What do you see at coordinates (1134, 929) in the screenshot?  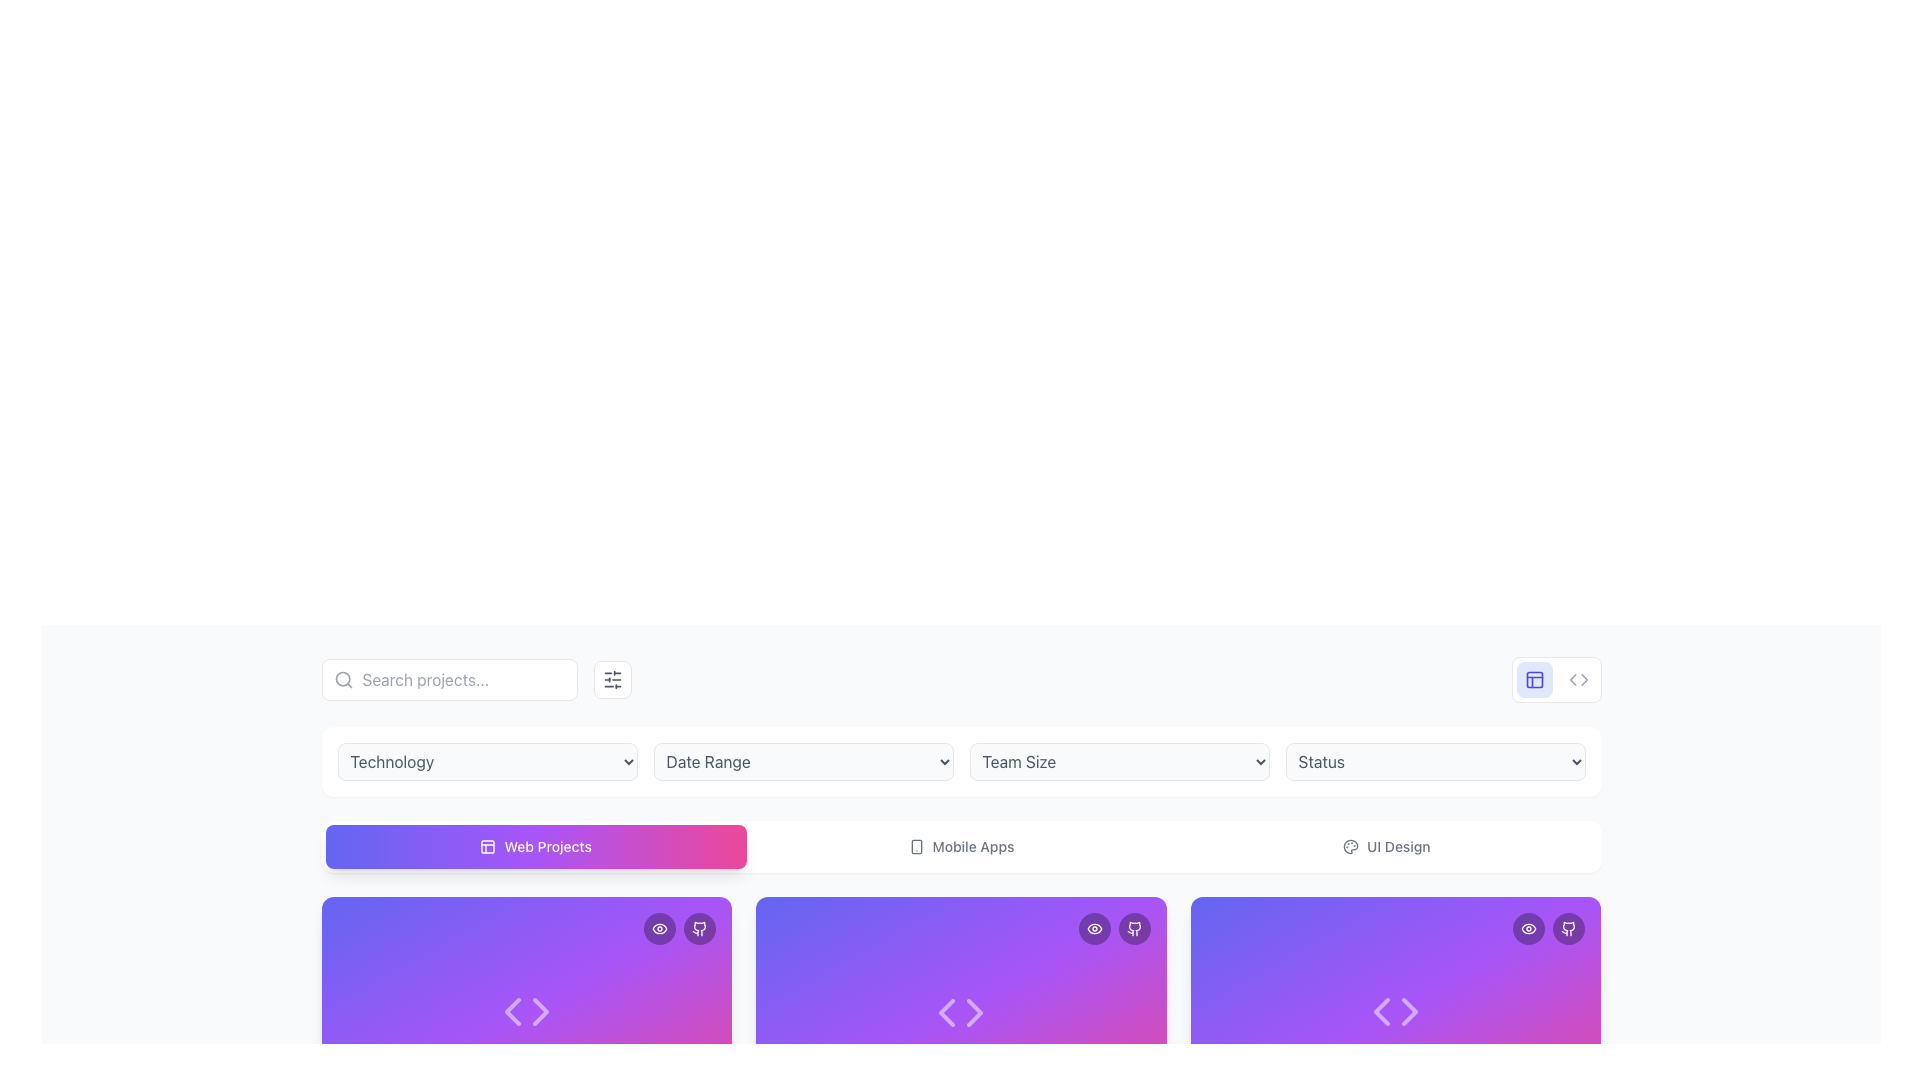 I see `the GitHub icon, which is a small black and white SVG-style icon located within a rounded button at the top-right corner of a card-like structure` at bounding box center [1134, 929].